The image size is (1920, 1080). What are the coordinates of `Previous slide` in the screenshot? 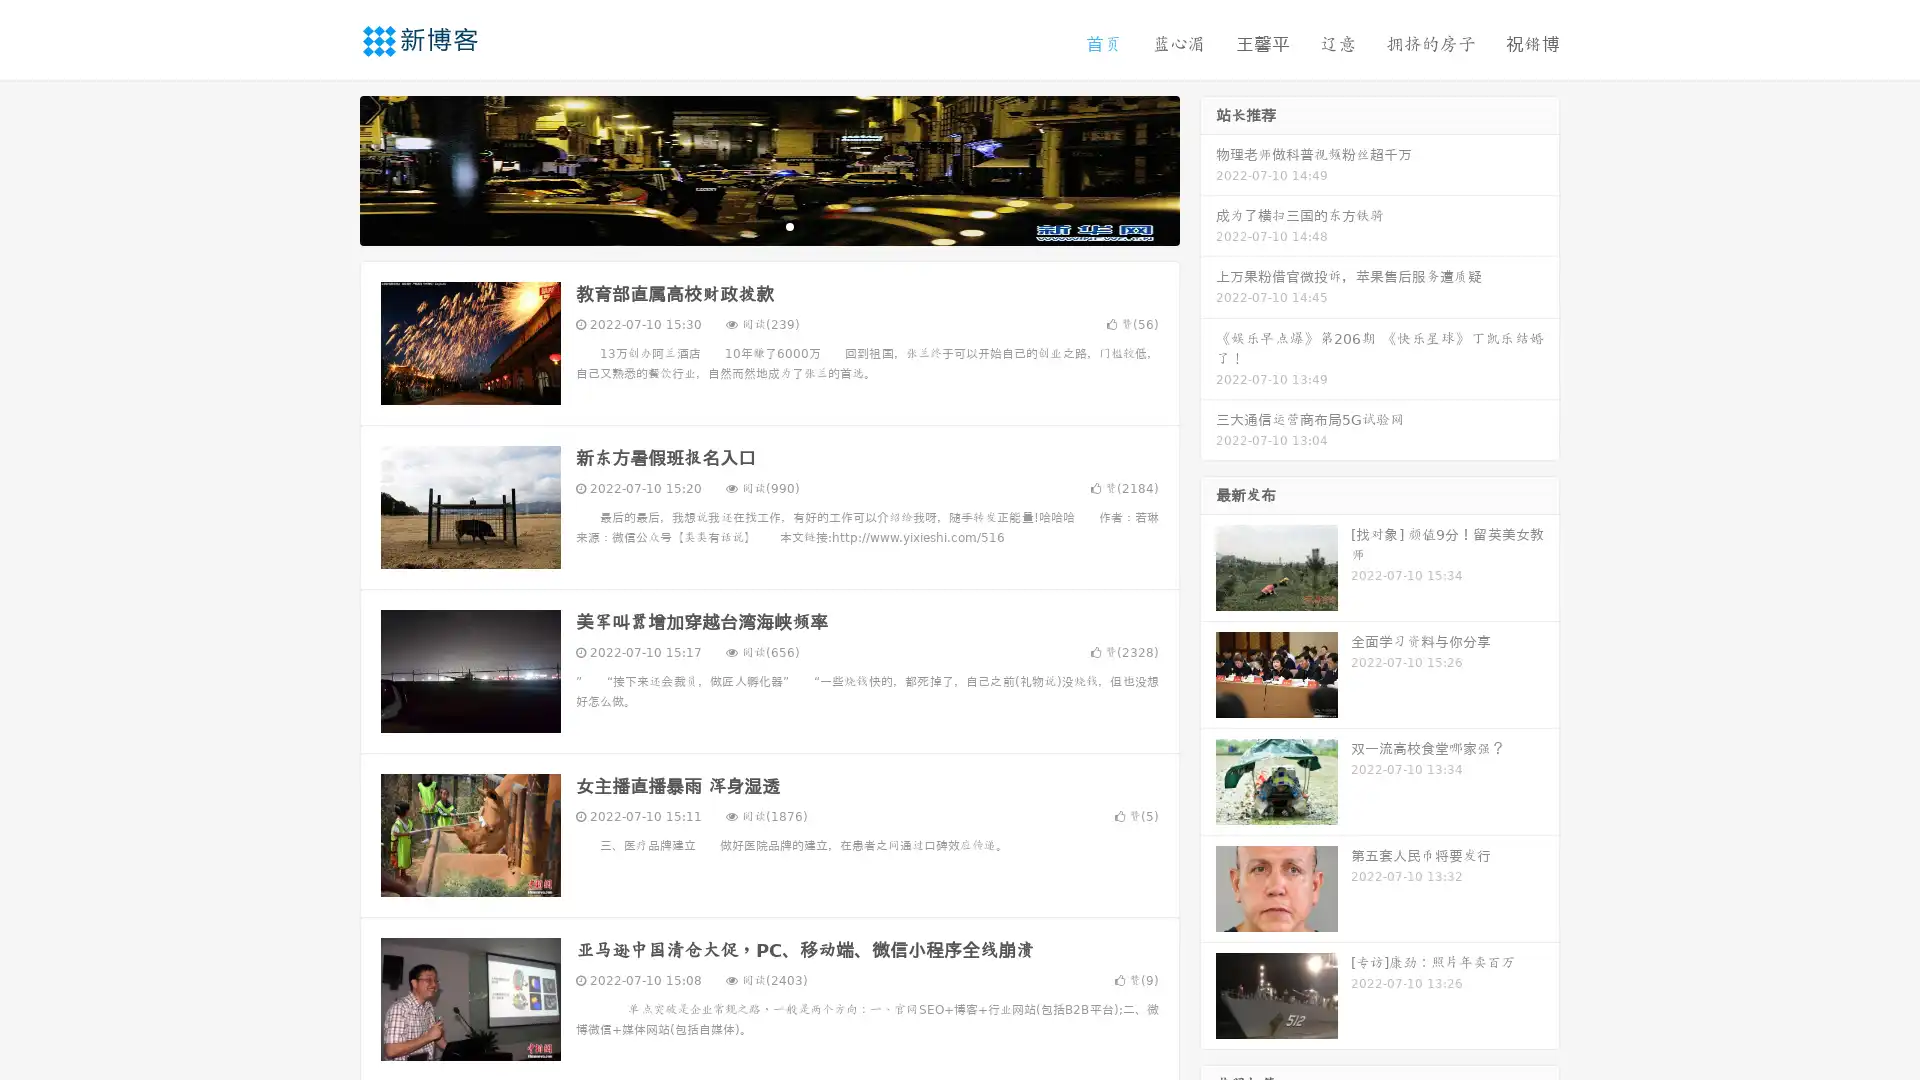 It's located at (330, 168).